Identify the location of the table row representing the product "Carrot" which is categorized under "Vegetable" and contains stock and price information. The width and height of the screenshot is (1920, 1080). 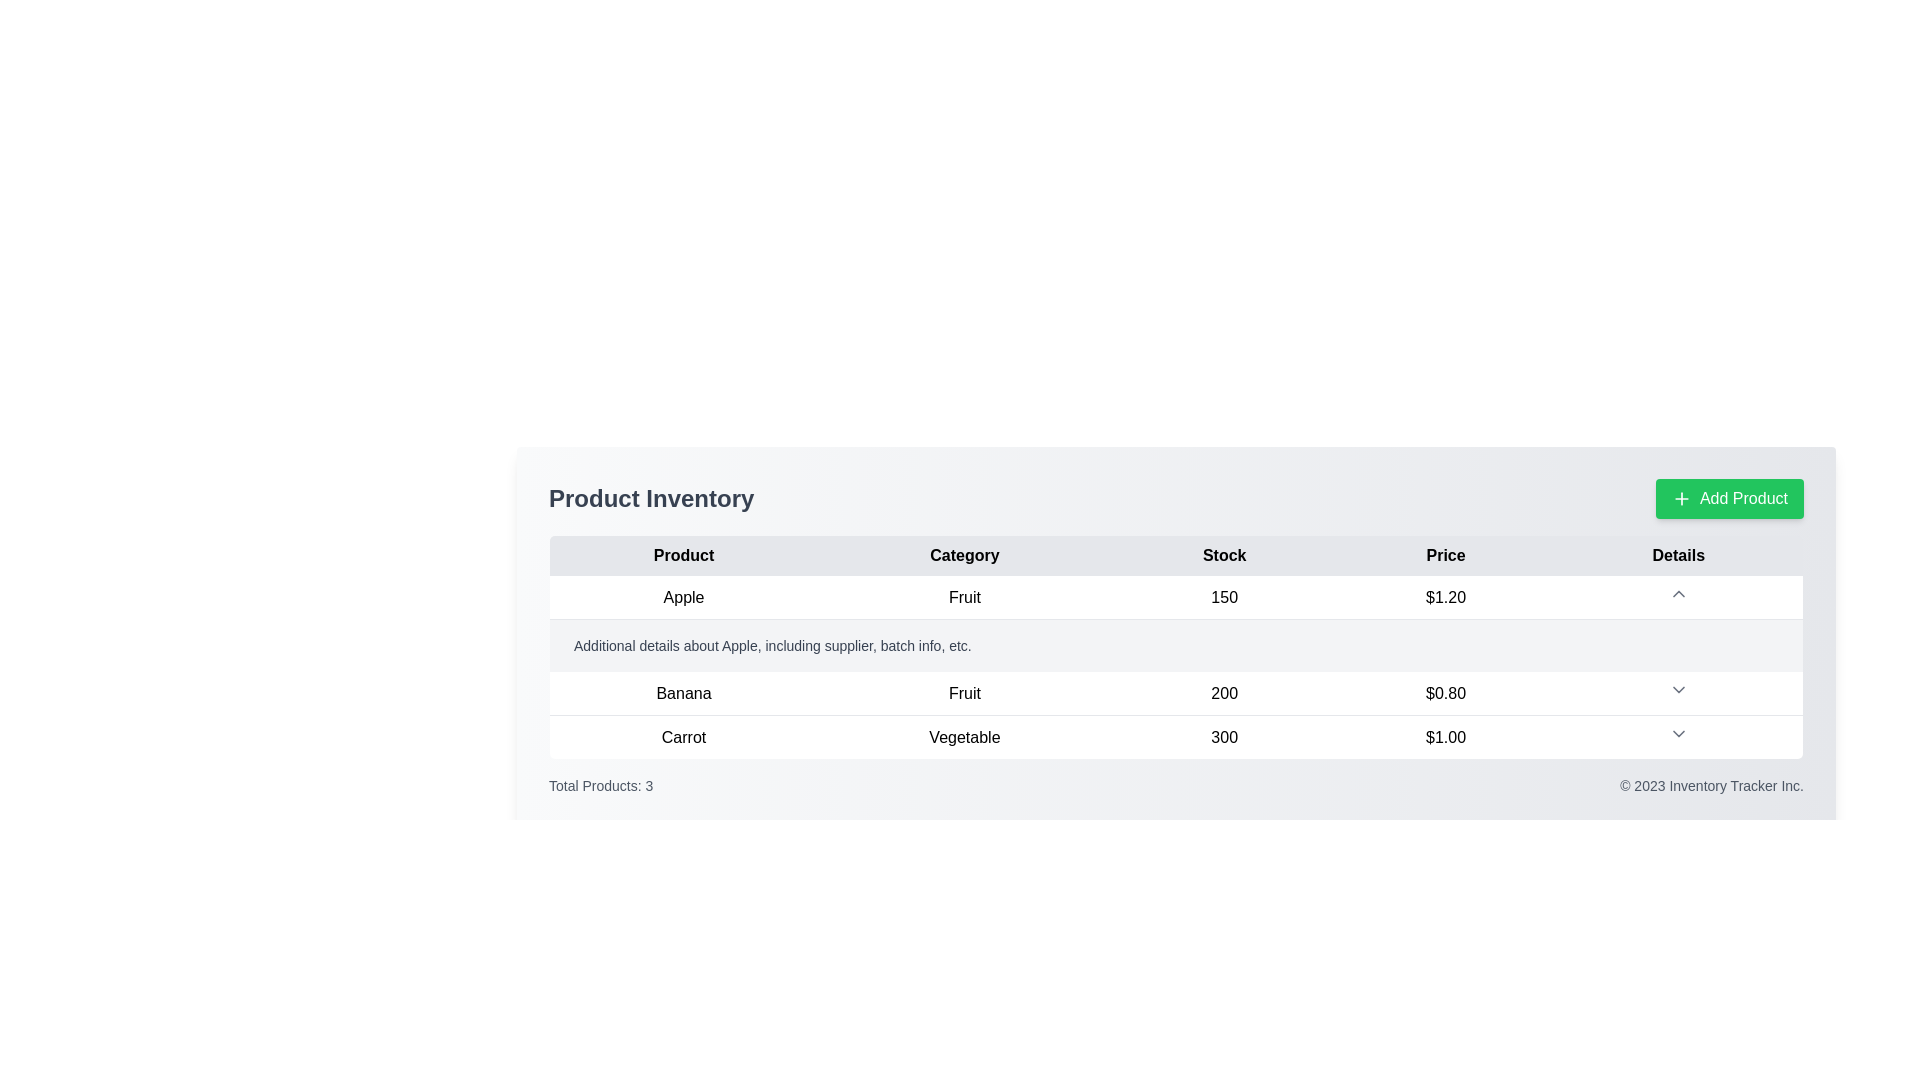
(1176, 737).